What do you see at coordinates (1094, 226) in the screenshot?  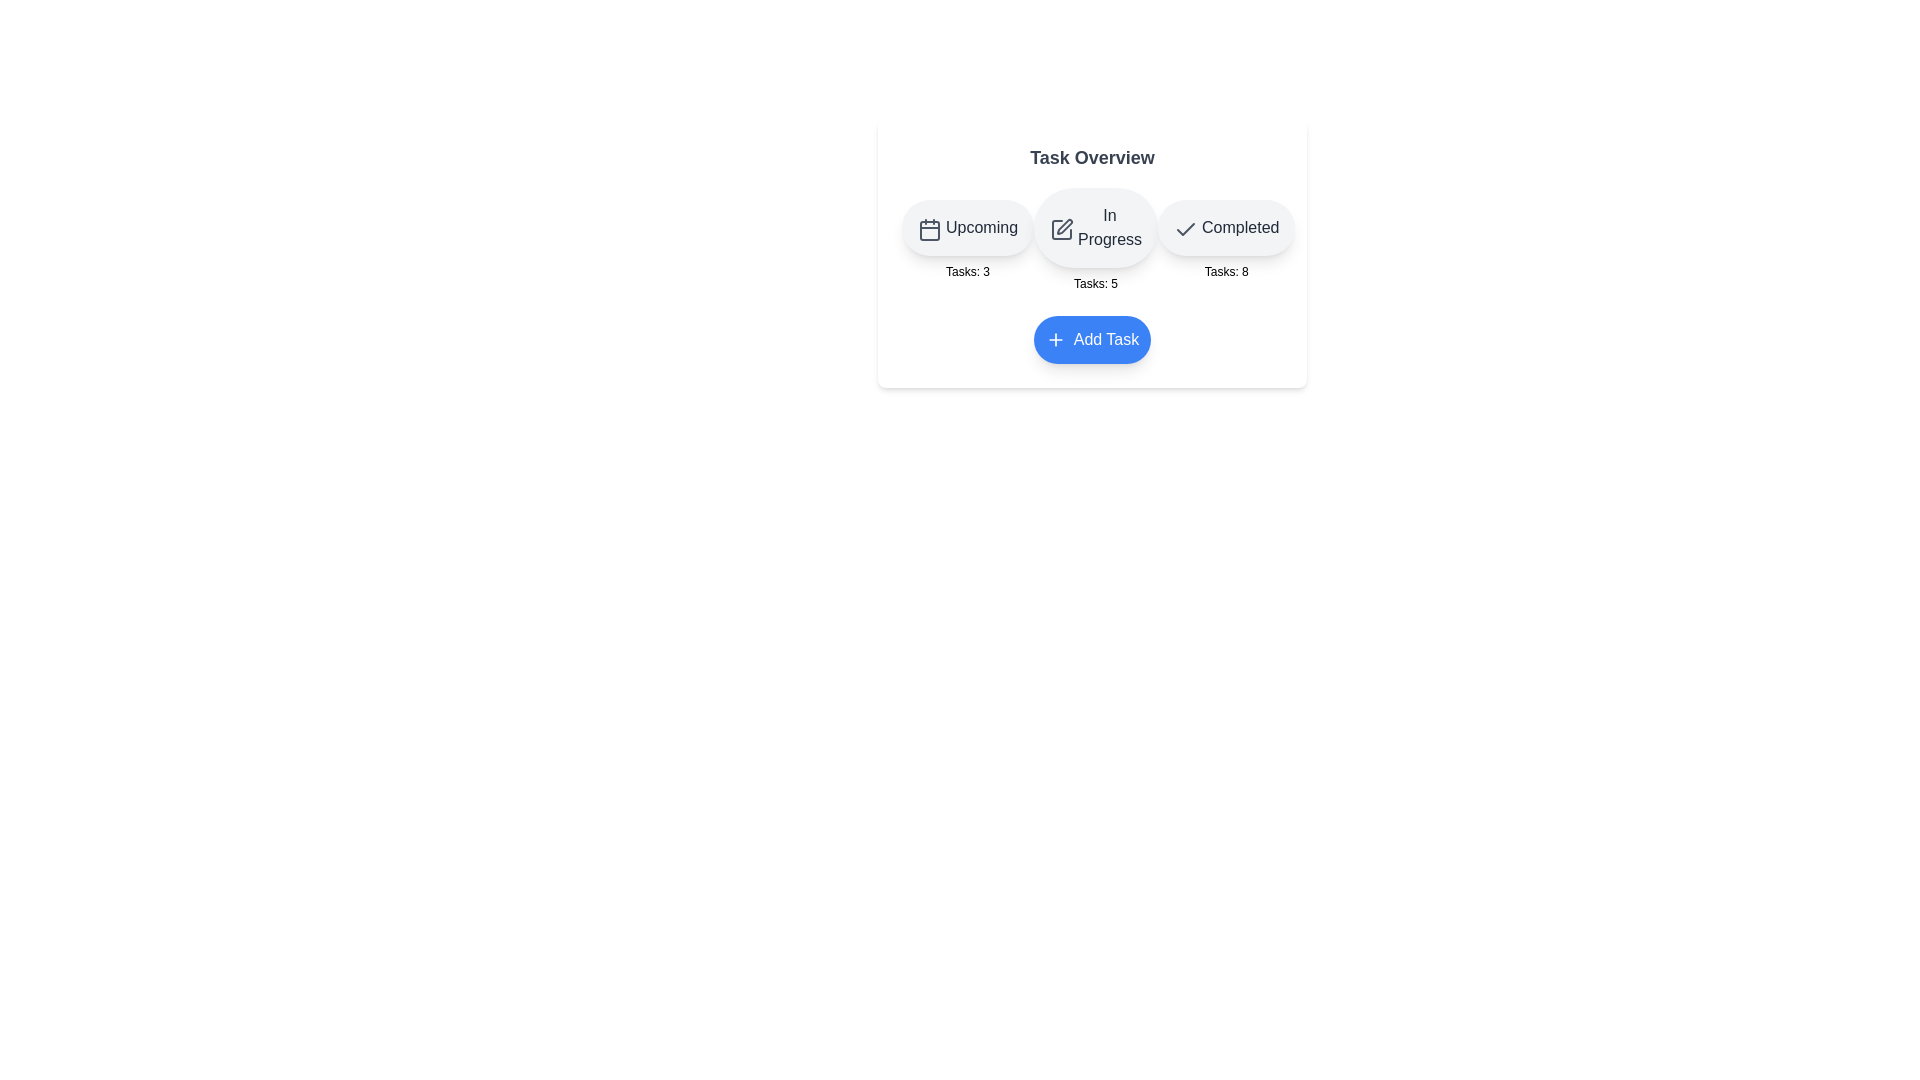 I see `the button for the category In Progress` at bounding box center [1094, 226].